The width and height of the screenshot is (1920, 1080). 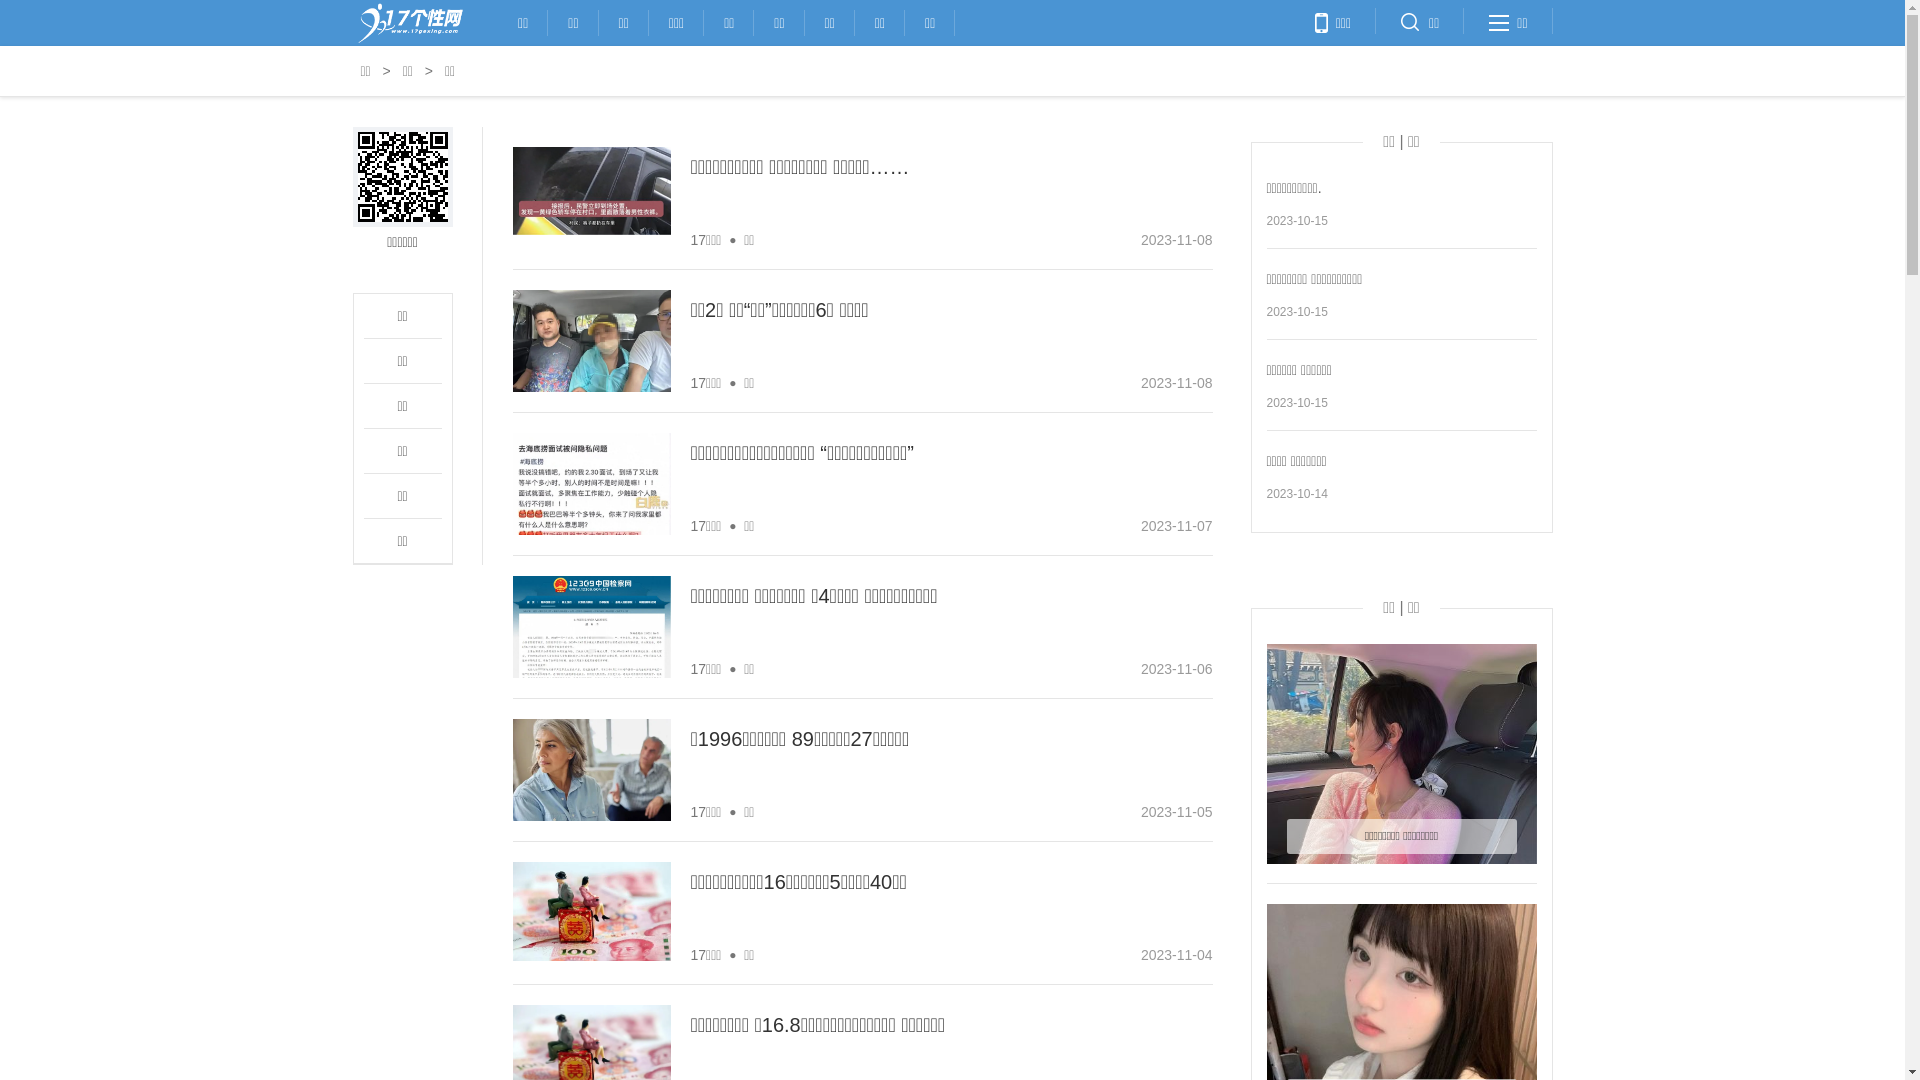 What do you see at coordinates (401, 176) in the screenshot?
I see `'http://mip.17gexing.com/shenghuo/baitai/'` at bounding box center [401, 176].